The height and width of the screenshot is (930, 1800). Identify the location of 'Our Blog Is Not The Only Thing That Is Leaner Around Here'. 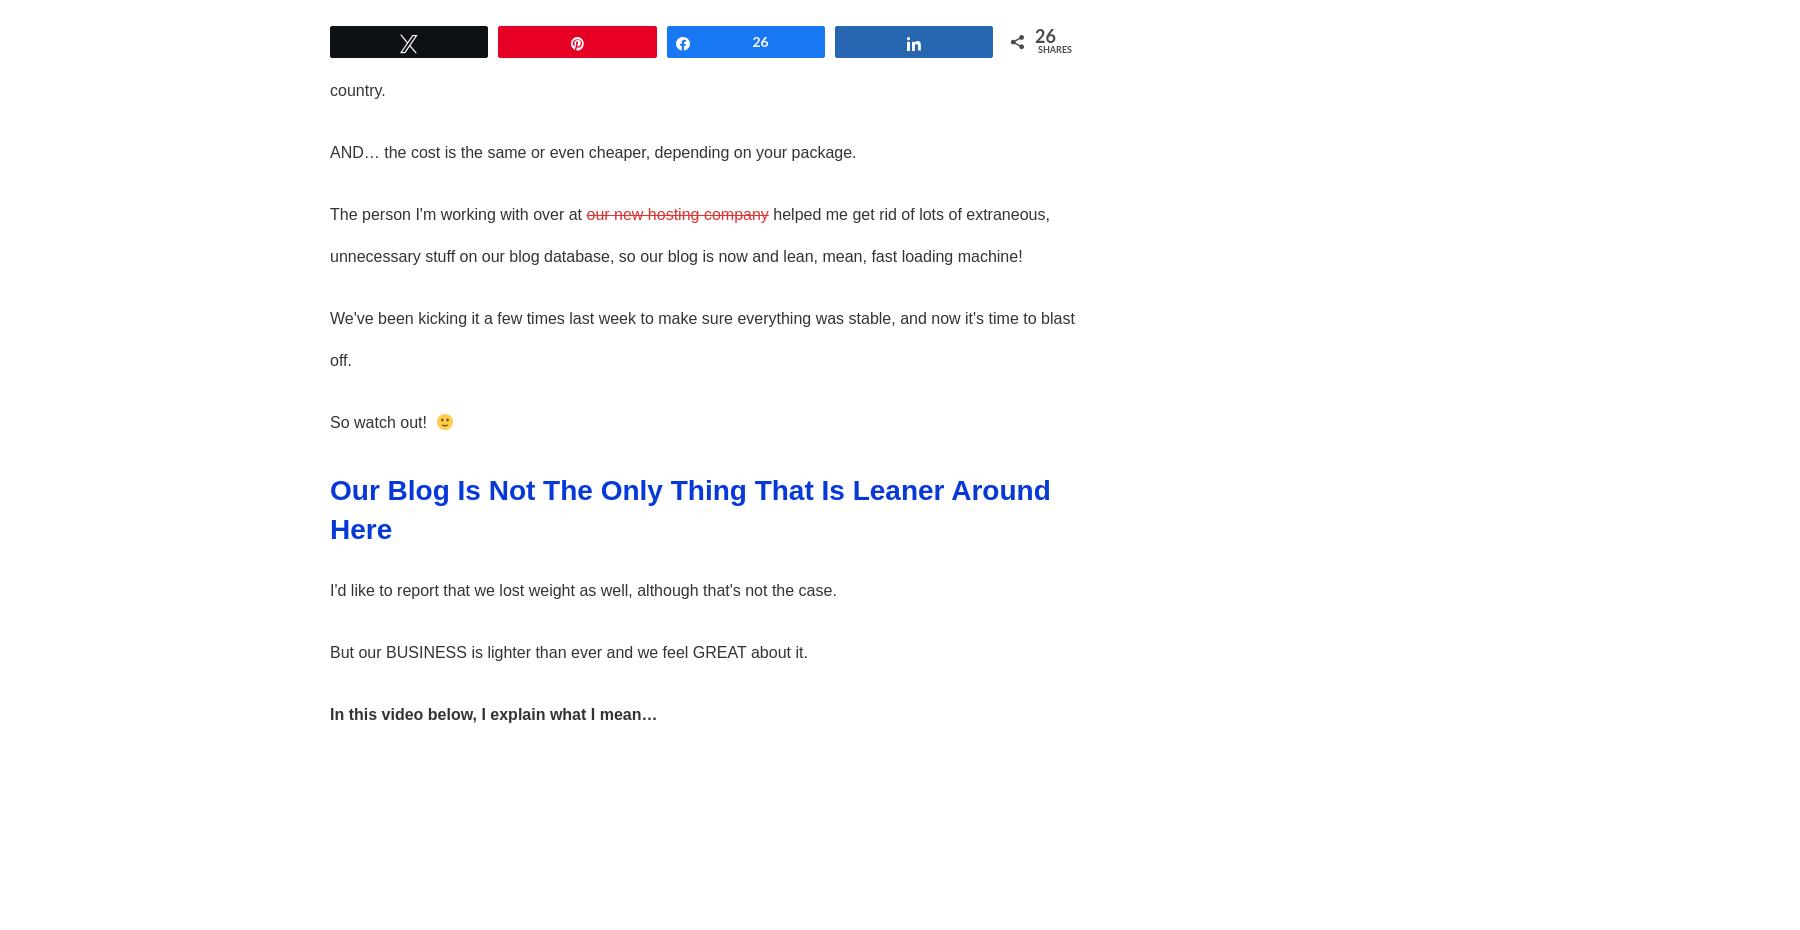
(688, 509).